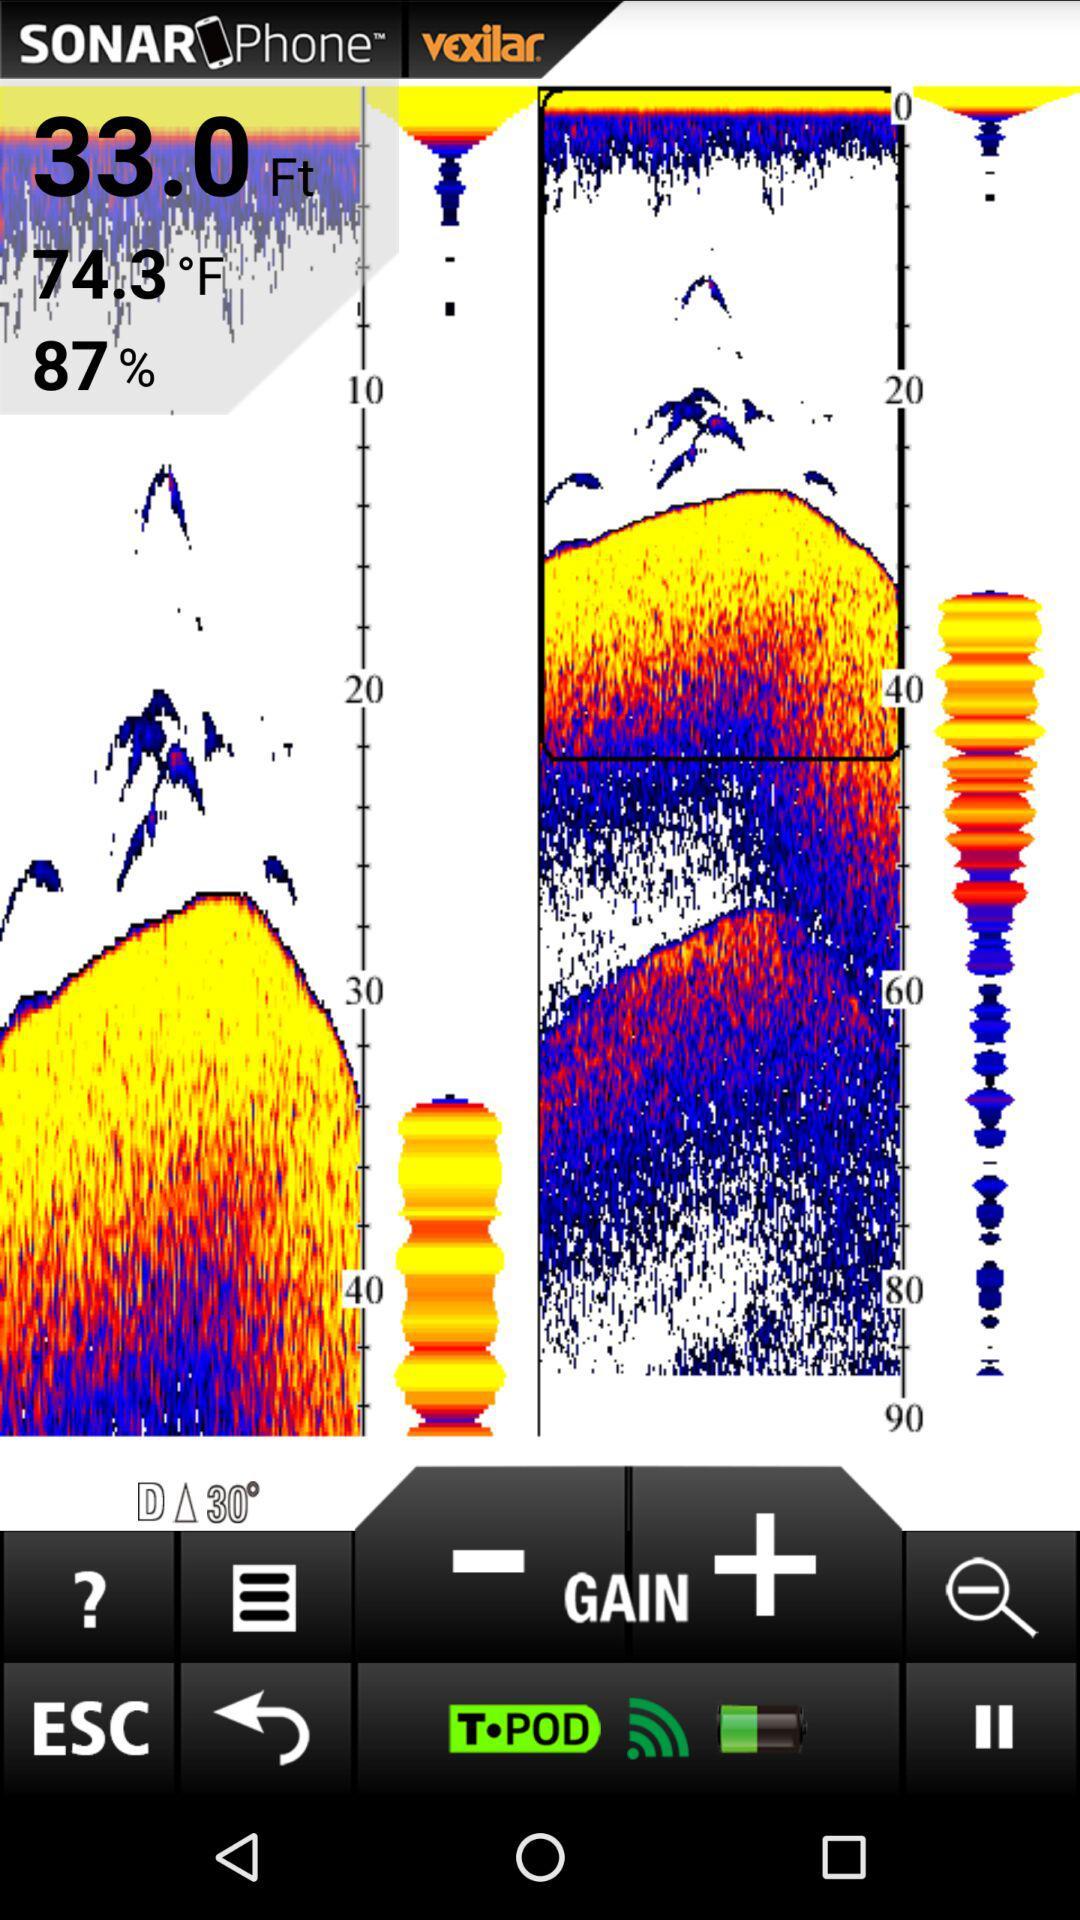 The image size is (1080, 1920). Describe the element at coordinates (264, 1727) in the screenshot. I see `go back` at that location.